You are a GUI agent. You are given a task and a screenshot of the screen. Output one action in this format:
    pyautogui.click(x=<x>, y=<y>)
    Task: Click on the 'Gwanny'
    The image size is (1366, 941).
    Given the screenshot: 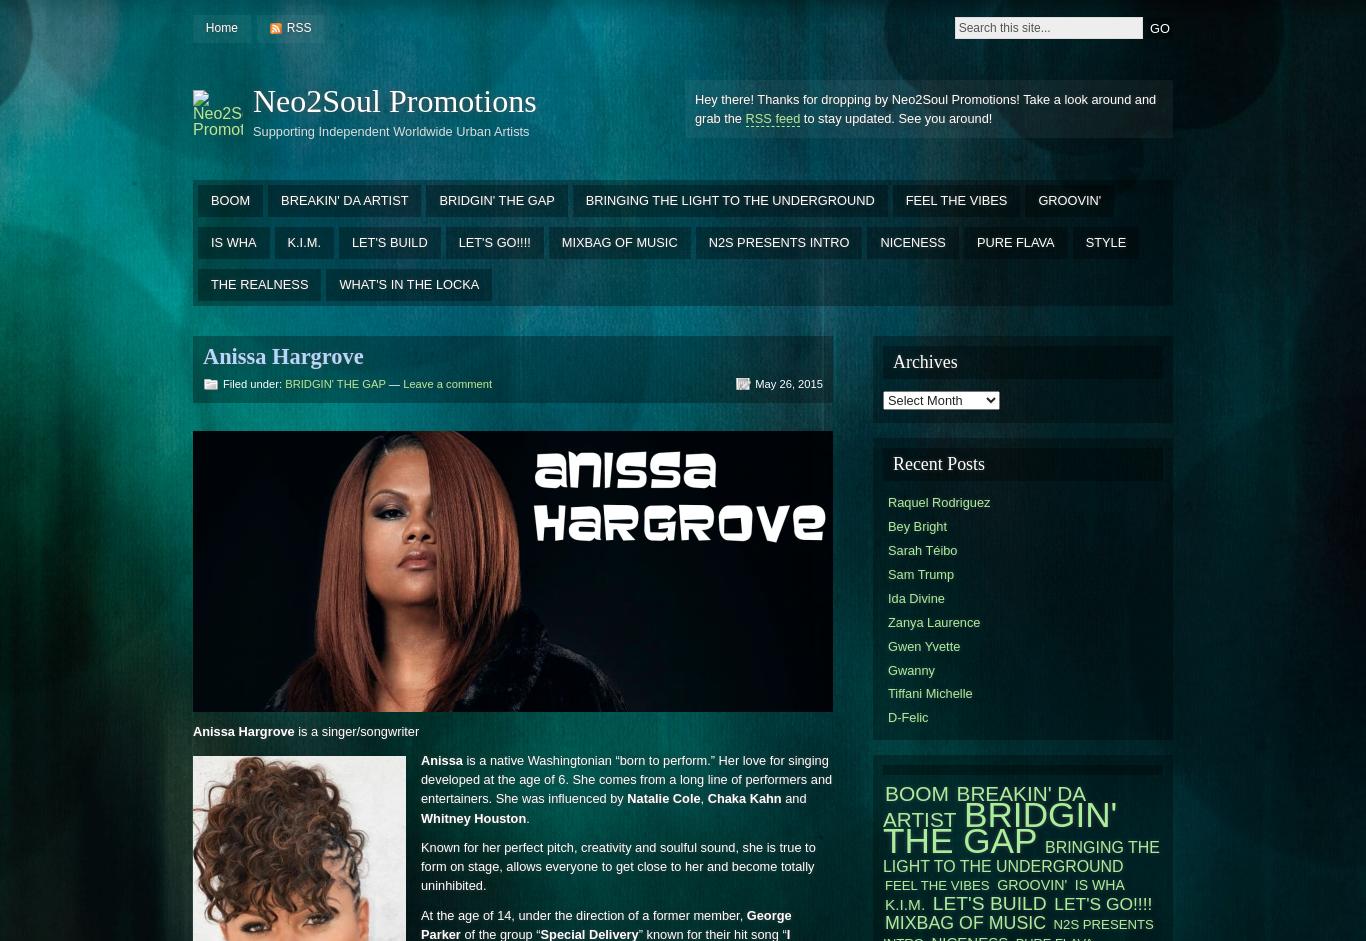 What is the action you would take?
    pyautogui.click(x=887, y=668)
    